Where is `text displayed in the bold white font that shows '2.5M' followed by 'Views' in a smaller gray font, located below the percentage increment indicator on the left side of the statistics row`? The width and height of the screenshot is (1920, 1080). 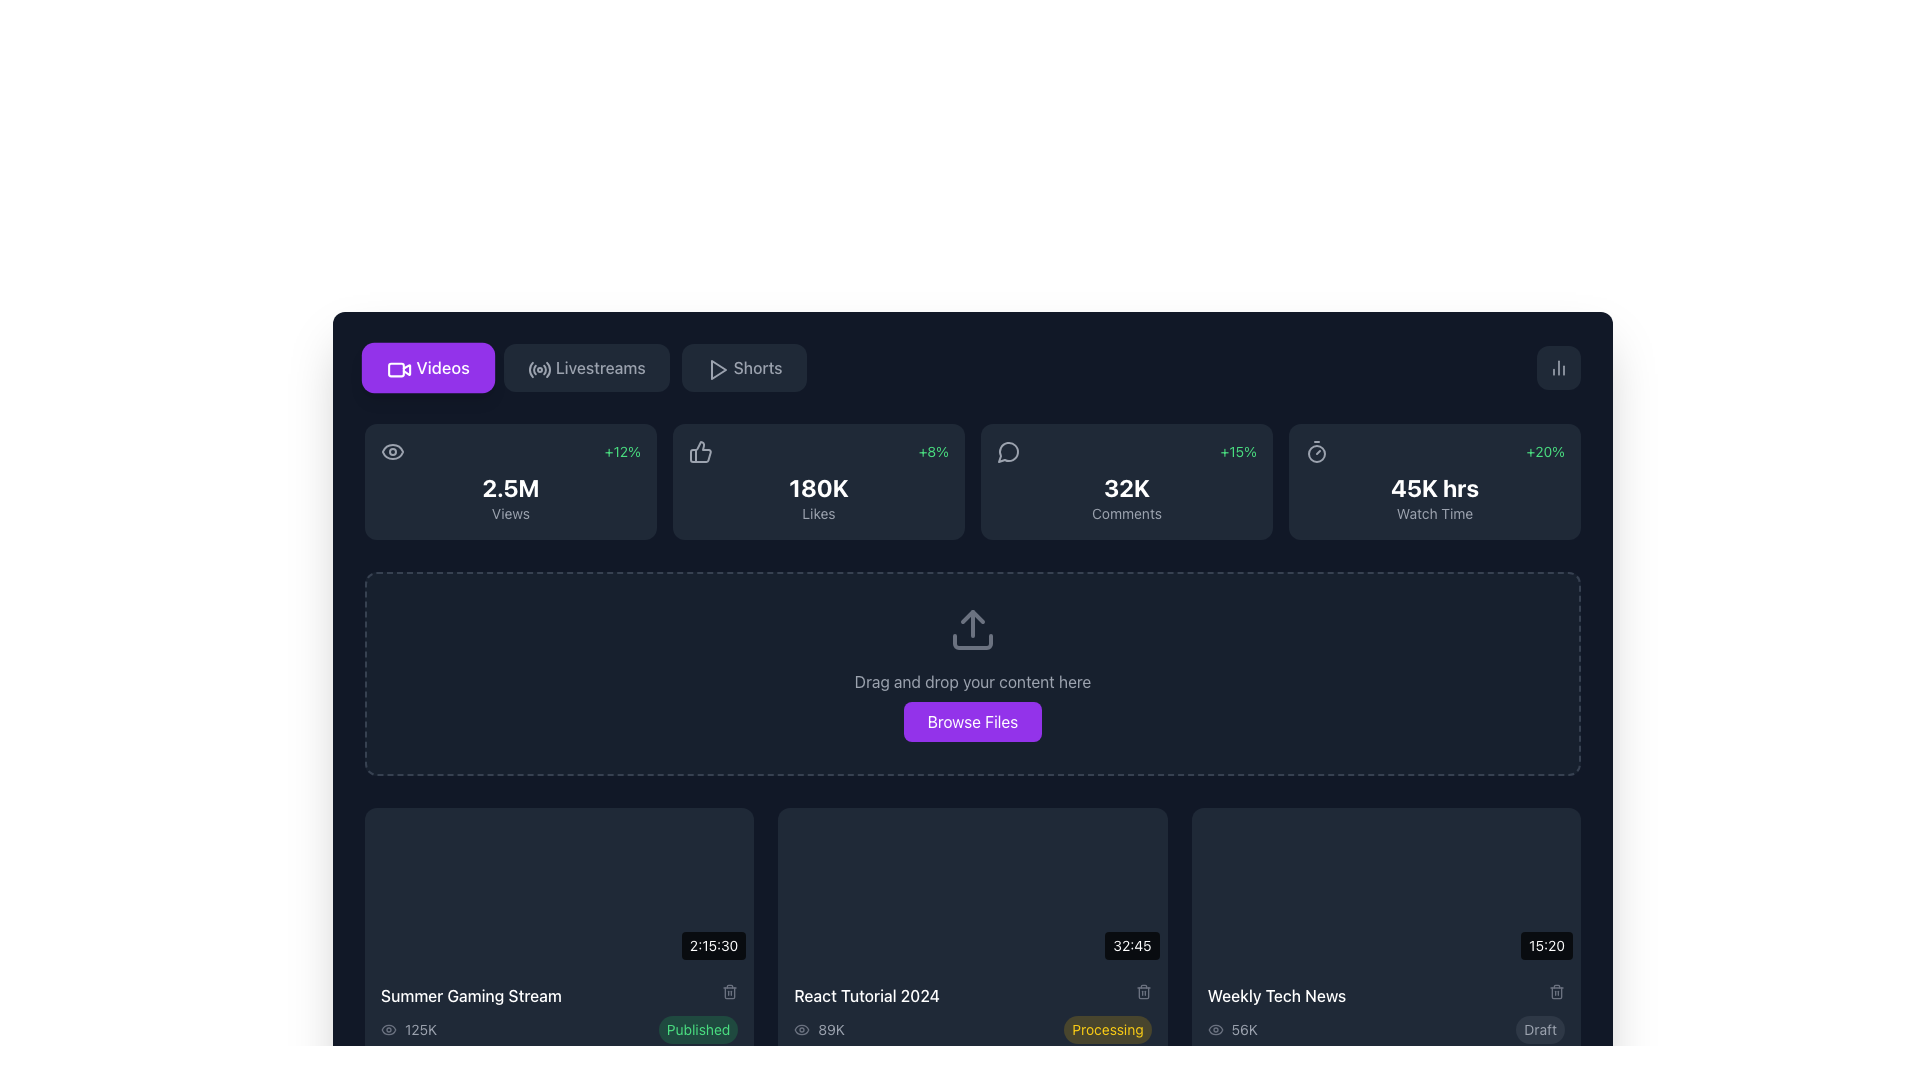
text displayed in the bold white font that shows '2.5M' followed by 'Views' in a smaller gray font, located below the percentage increment indicator on the left side of the statistics row is located at coordinates (510, 496).